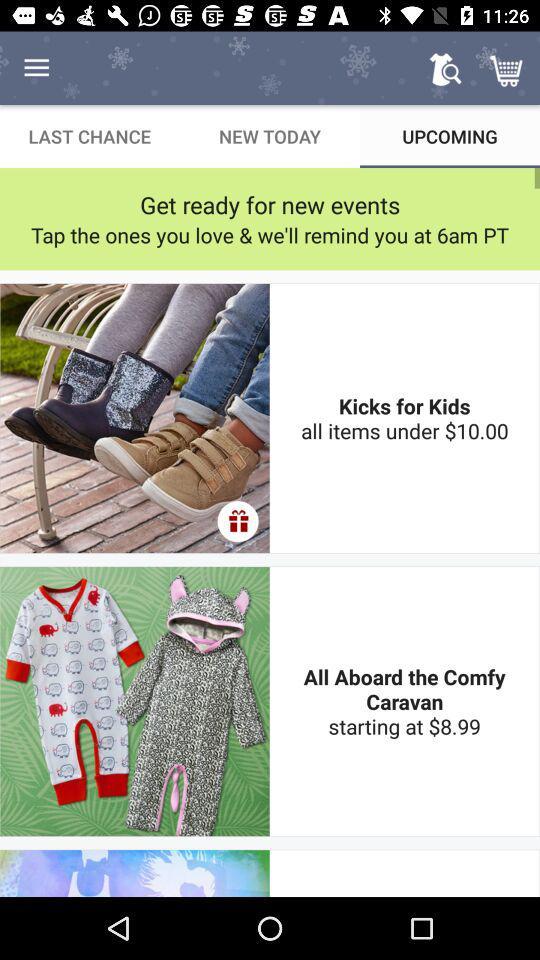  I want to click on the icon to the left of the kicks for kids icon, so click(238, 520).